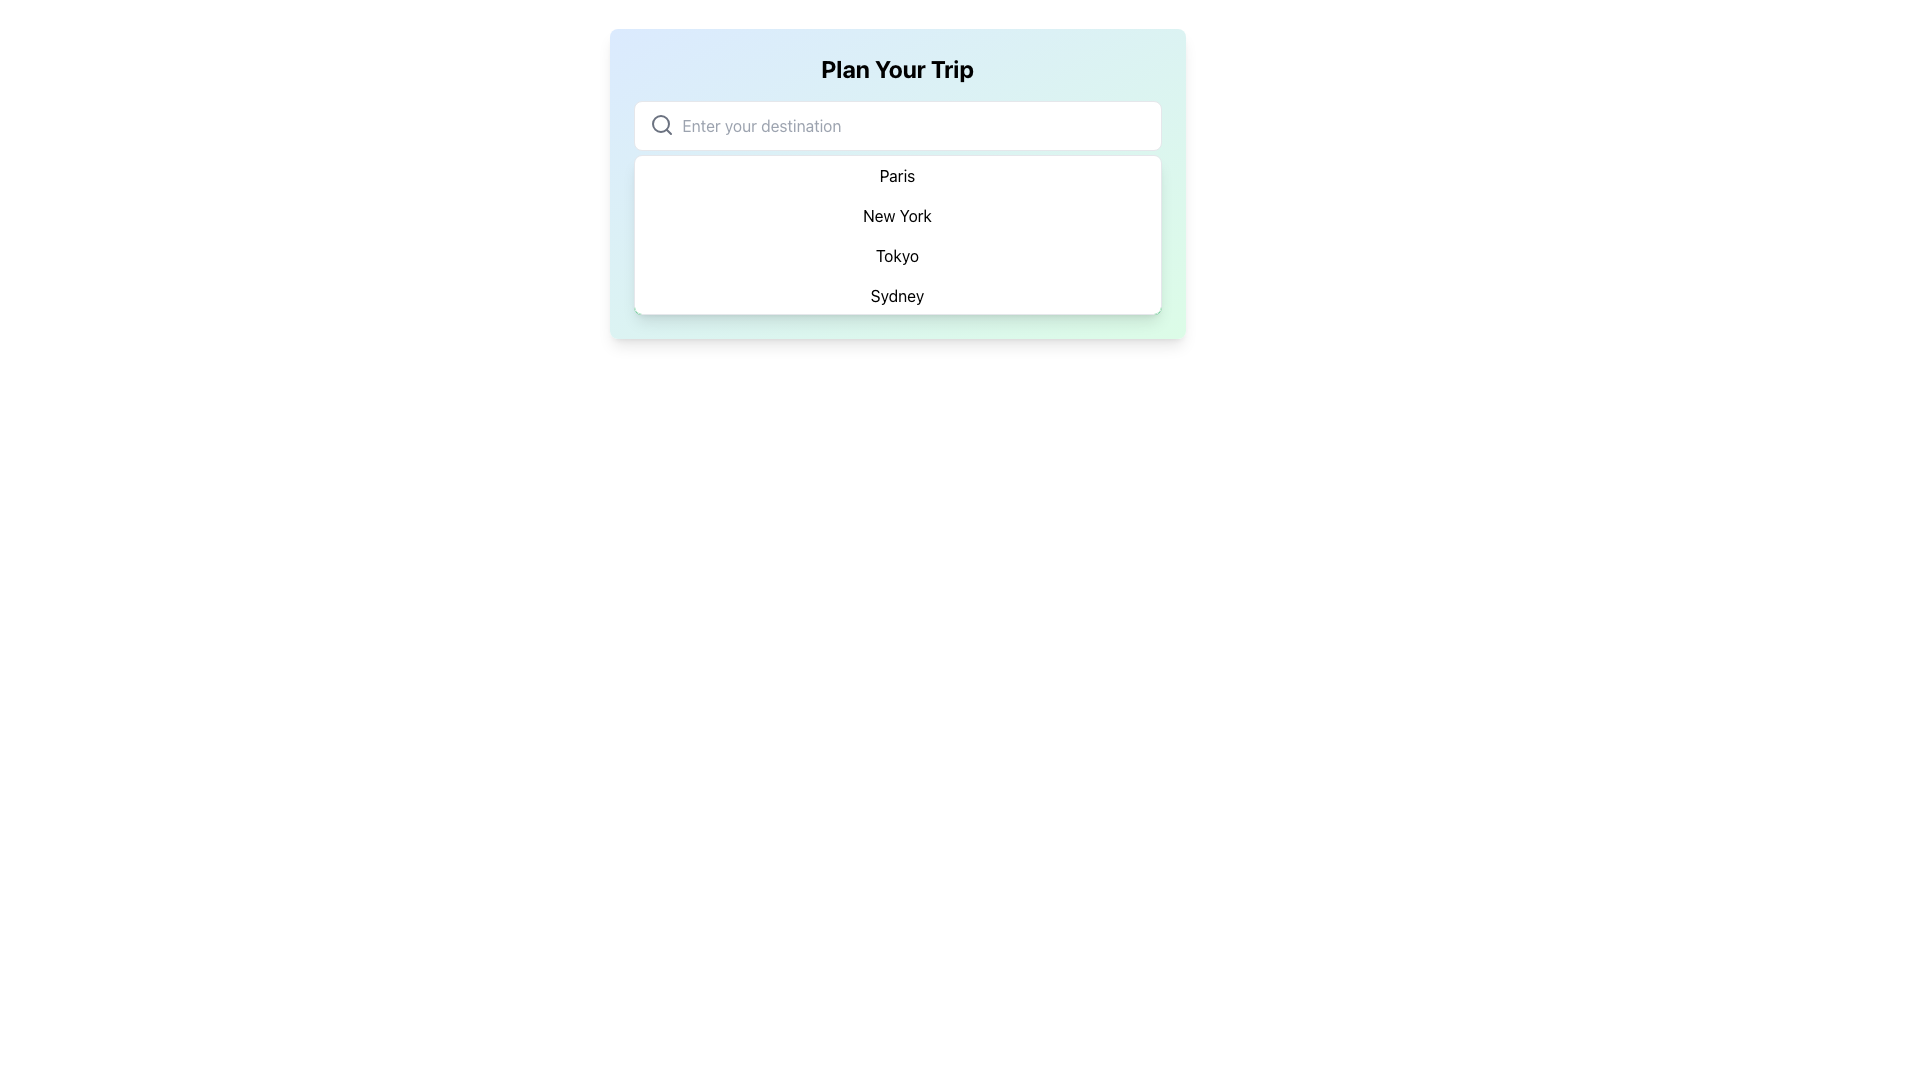  I want to click on the inner small circle of the search magnifying glass icon located inside the search bar at the top of the interface, so click(660, 123).